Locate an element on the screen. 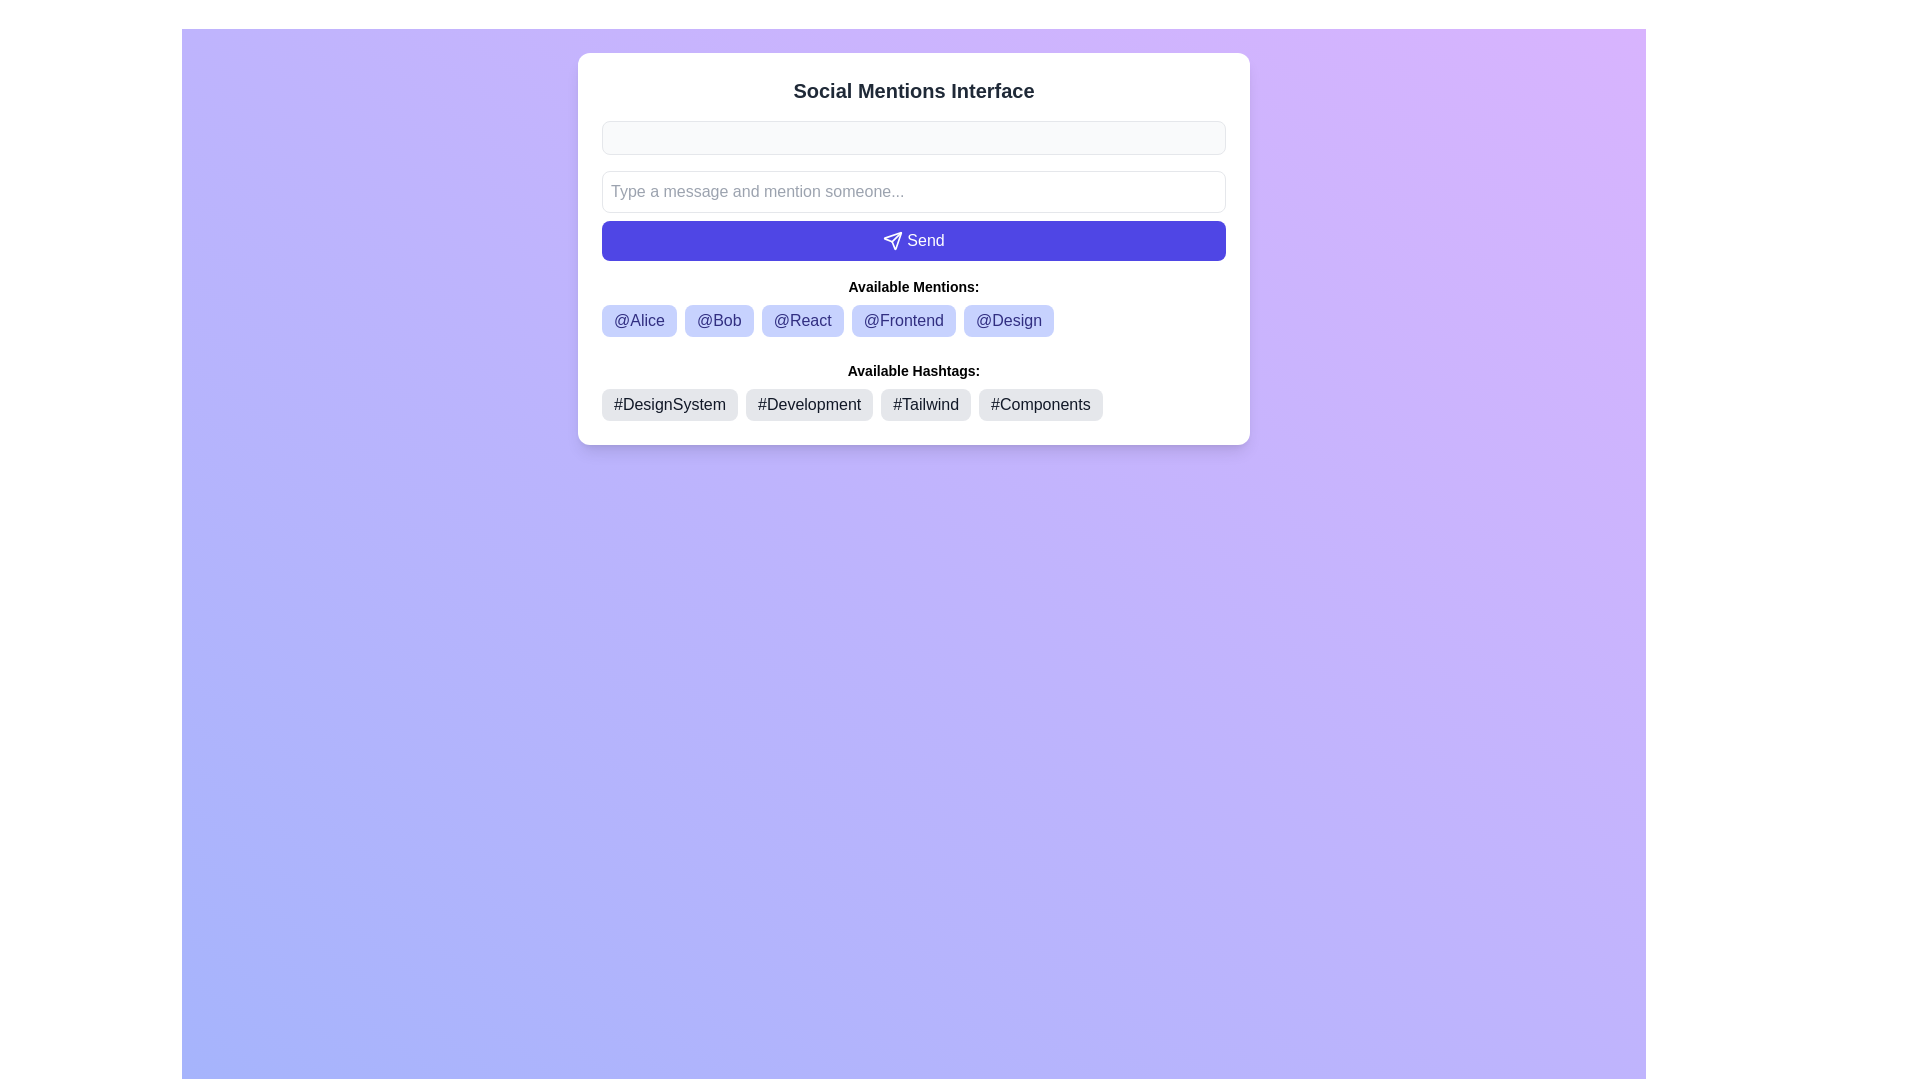 This screenshot has width=1920, height=1080. one of the hashtags in the group of labels styled as buttons located at the bottom section of the white card in the 'Social Mentions Interface', directly below the 'Available Hashtags:' label is located at coordinates (912, 405).